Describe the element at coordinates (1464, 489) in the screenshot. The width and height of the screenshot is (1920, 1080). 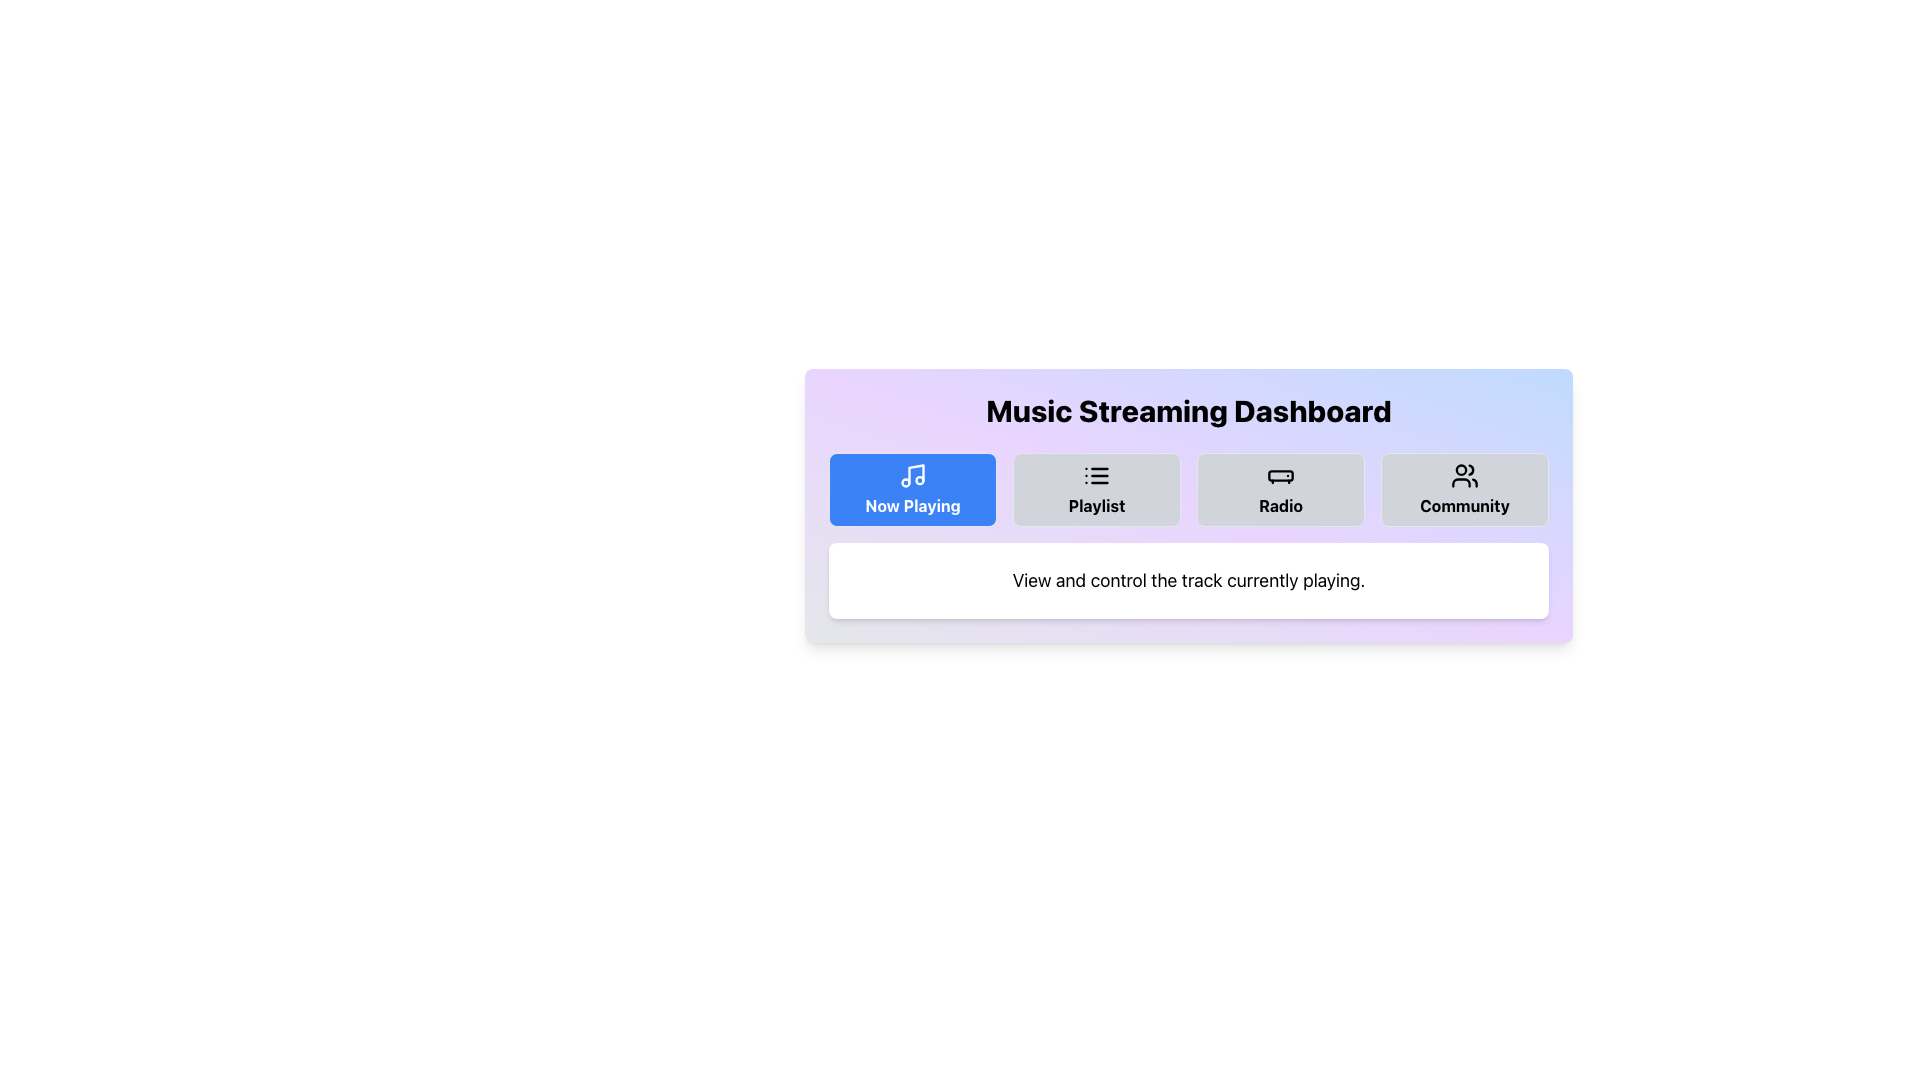
I see `the 'Community' button with a light gray background and a group of people icon` at that location.